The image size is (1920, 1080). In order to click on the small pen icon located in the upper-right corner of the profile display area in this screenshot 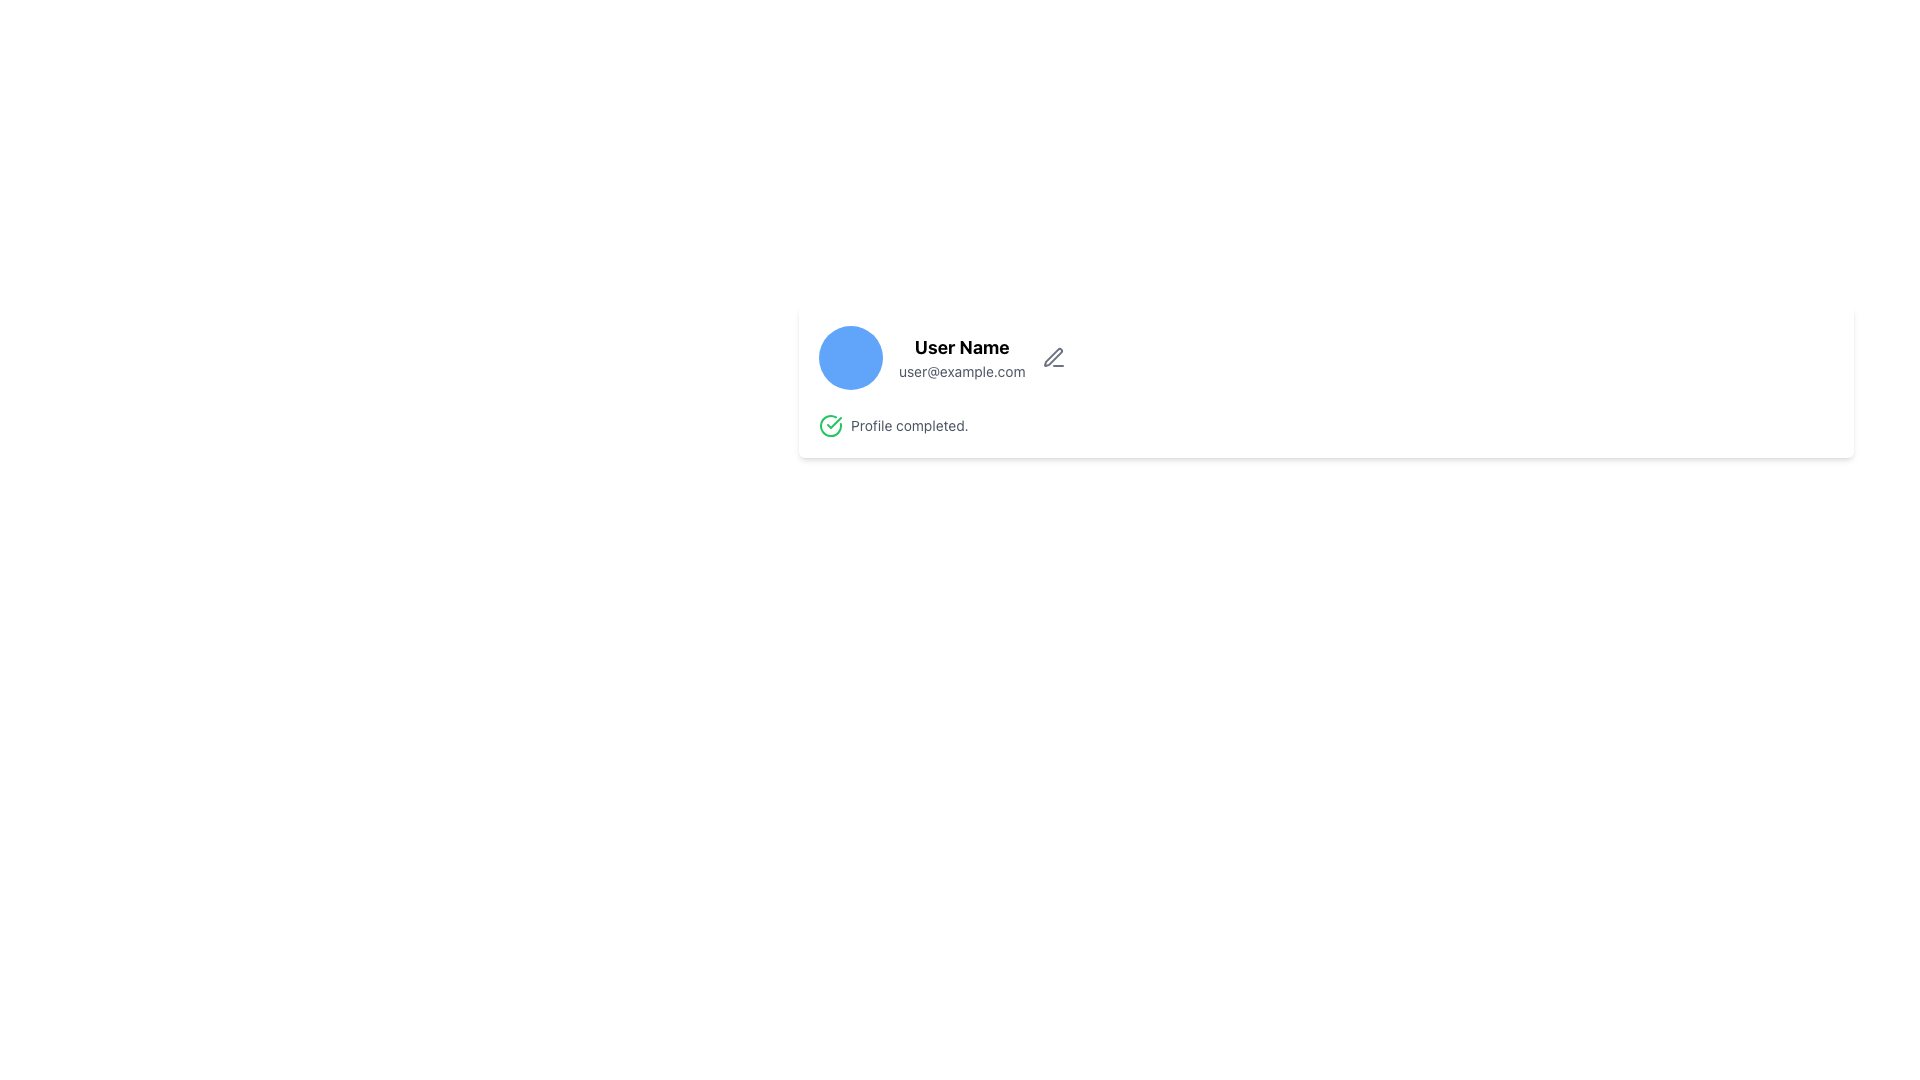, I will do `click(1051, 356)`.